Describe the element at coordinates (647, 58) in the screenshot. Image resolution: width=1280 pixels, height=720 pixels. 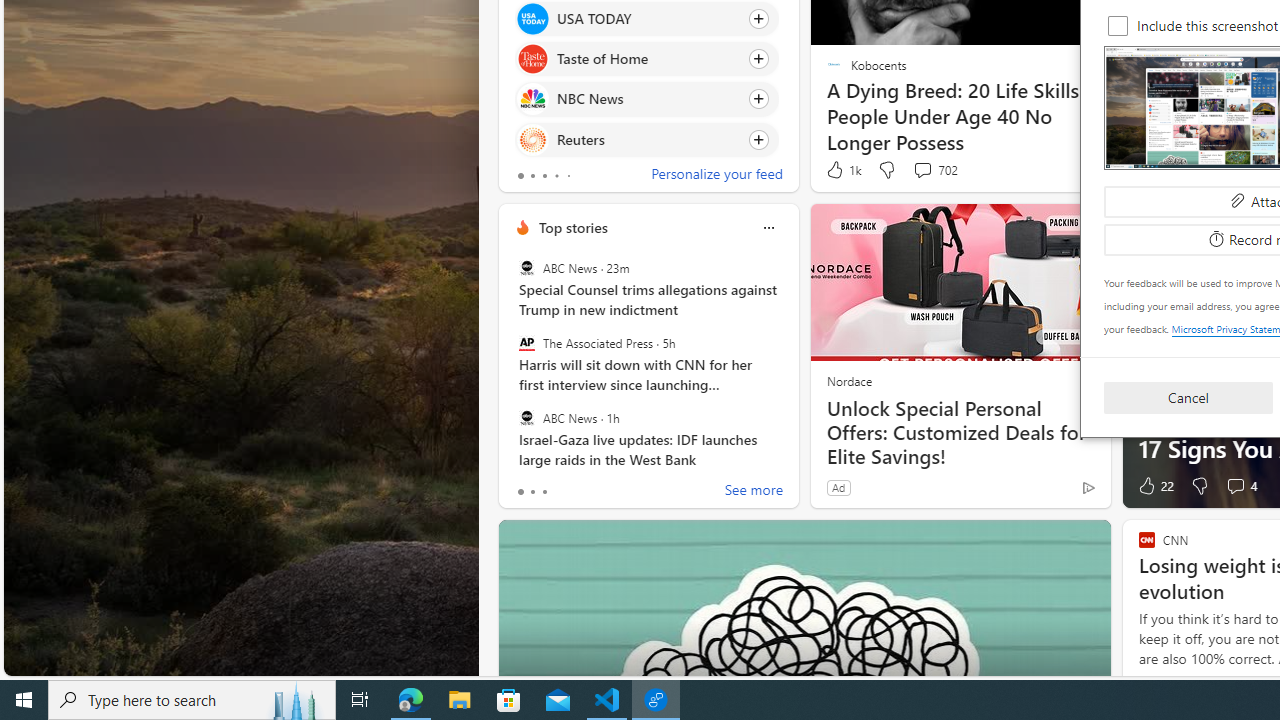
I see `'Click to follow source Taste of Home'` at that location.